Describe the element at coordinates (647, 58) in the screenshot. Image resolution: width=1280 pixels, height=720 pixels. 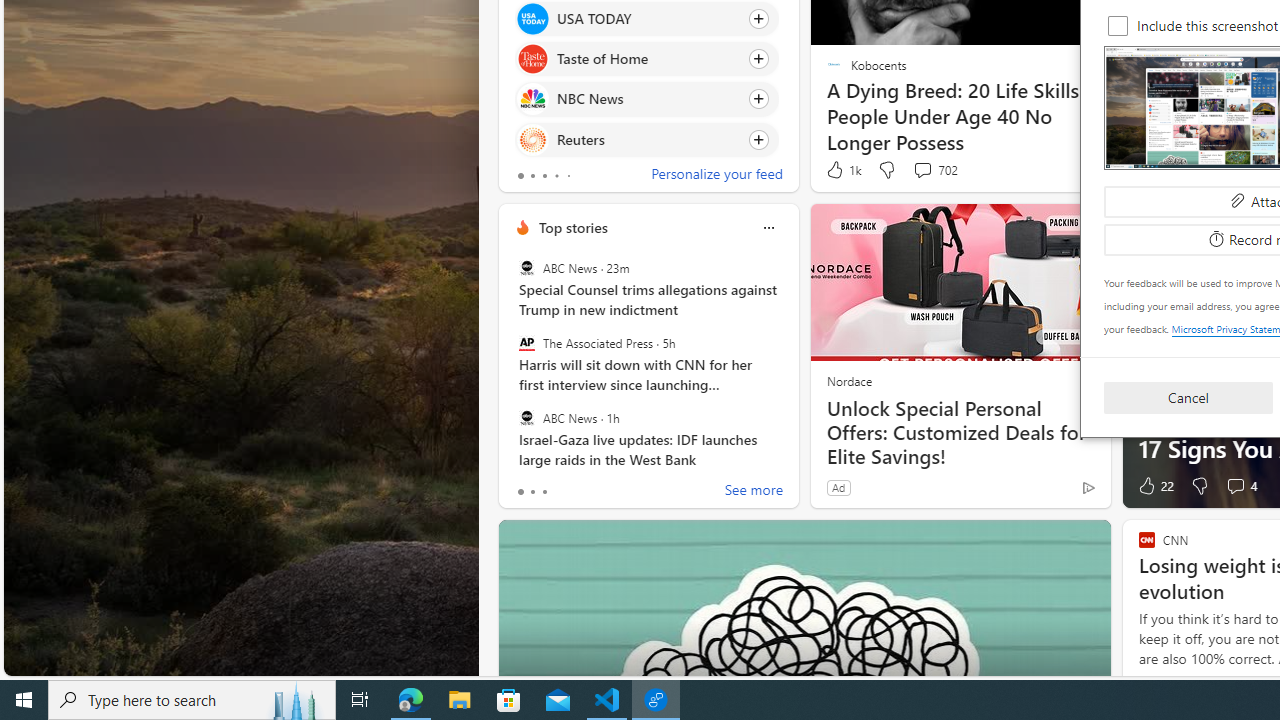
I see `'Click to follow source Taste of Home'` at that location.